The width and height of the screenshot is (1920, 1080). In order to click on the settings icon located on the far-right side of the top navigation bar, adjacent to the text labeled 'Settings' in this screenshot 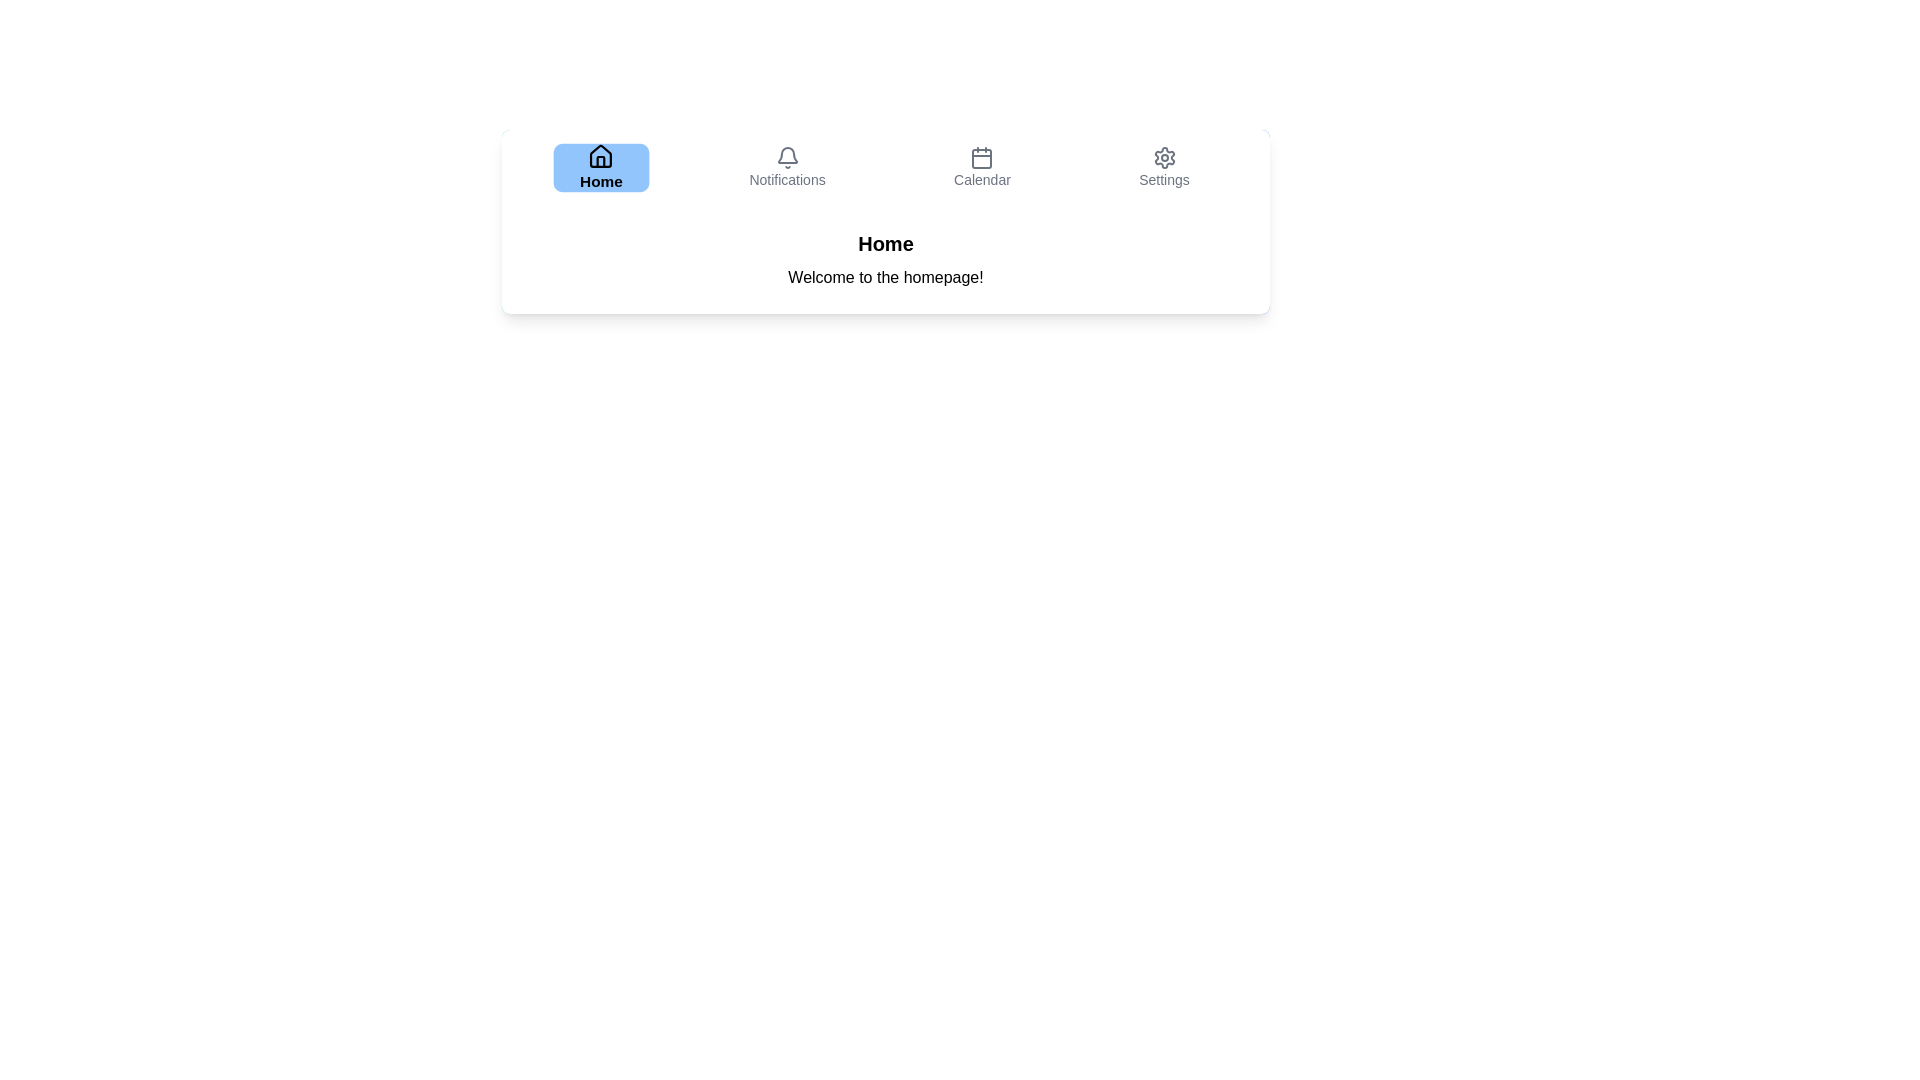, I will do `click(1164, 157)`.